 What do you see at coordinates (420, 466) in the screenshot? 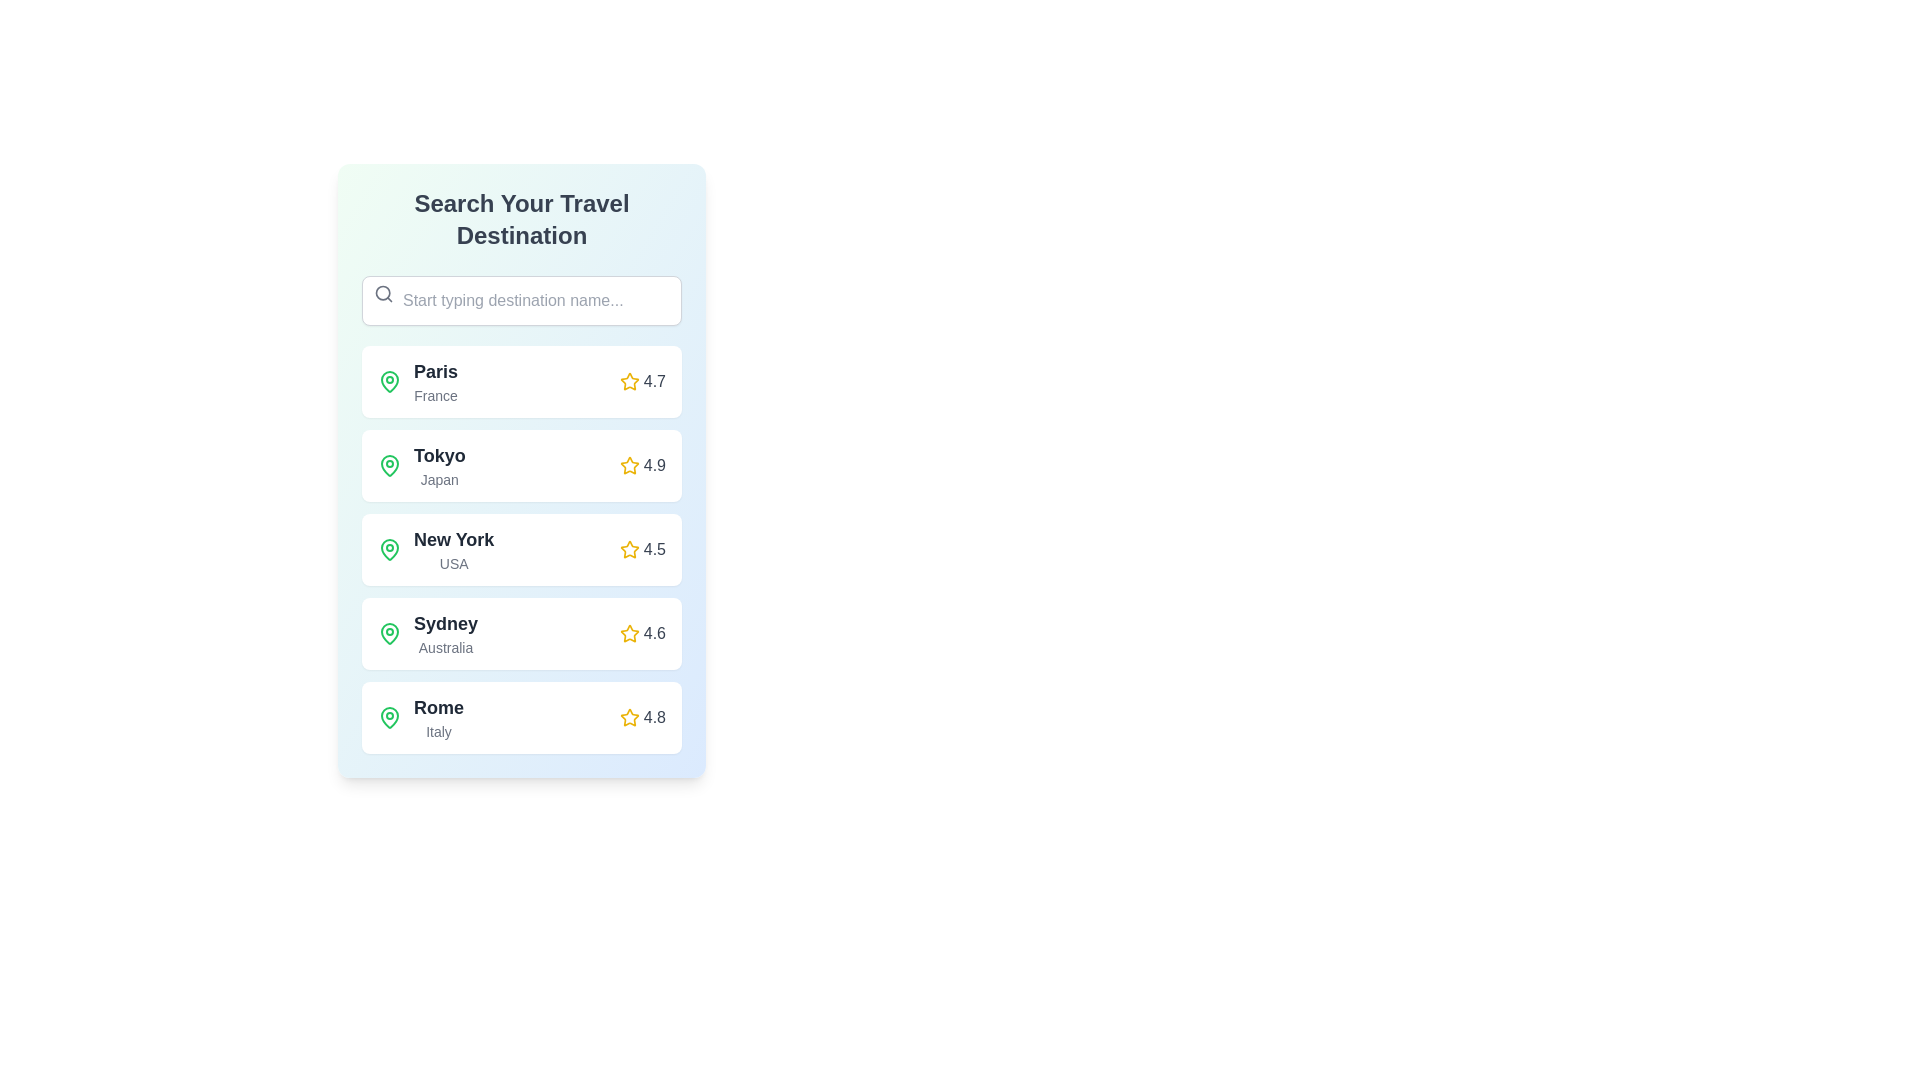
I see `the List entry for 'Tokyo, Japan', which features a green map pin icon and prominently styled text` at bounding box center [420, 466].